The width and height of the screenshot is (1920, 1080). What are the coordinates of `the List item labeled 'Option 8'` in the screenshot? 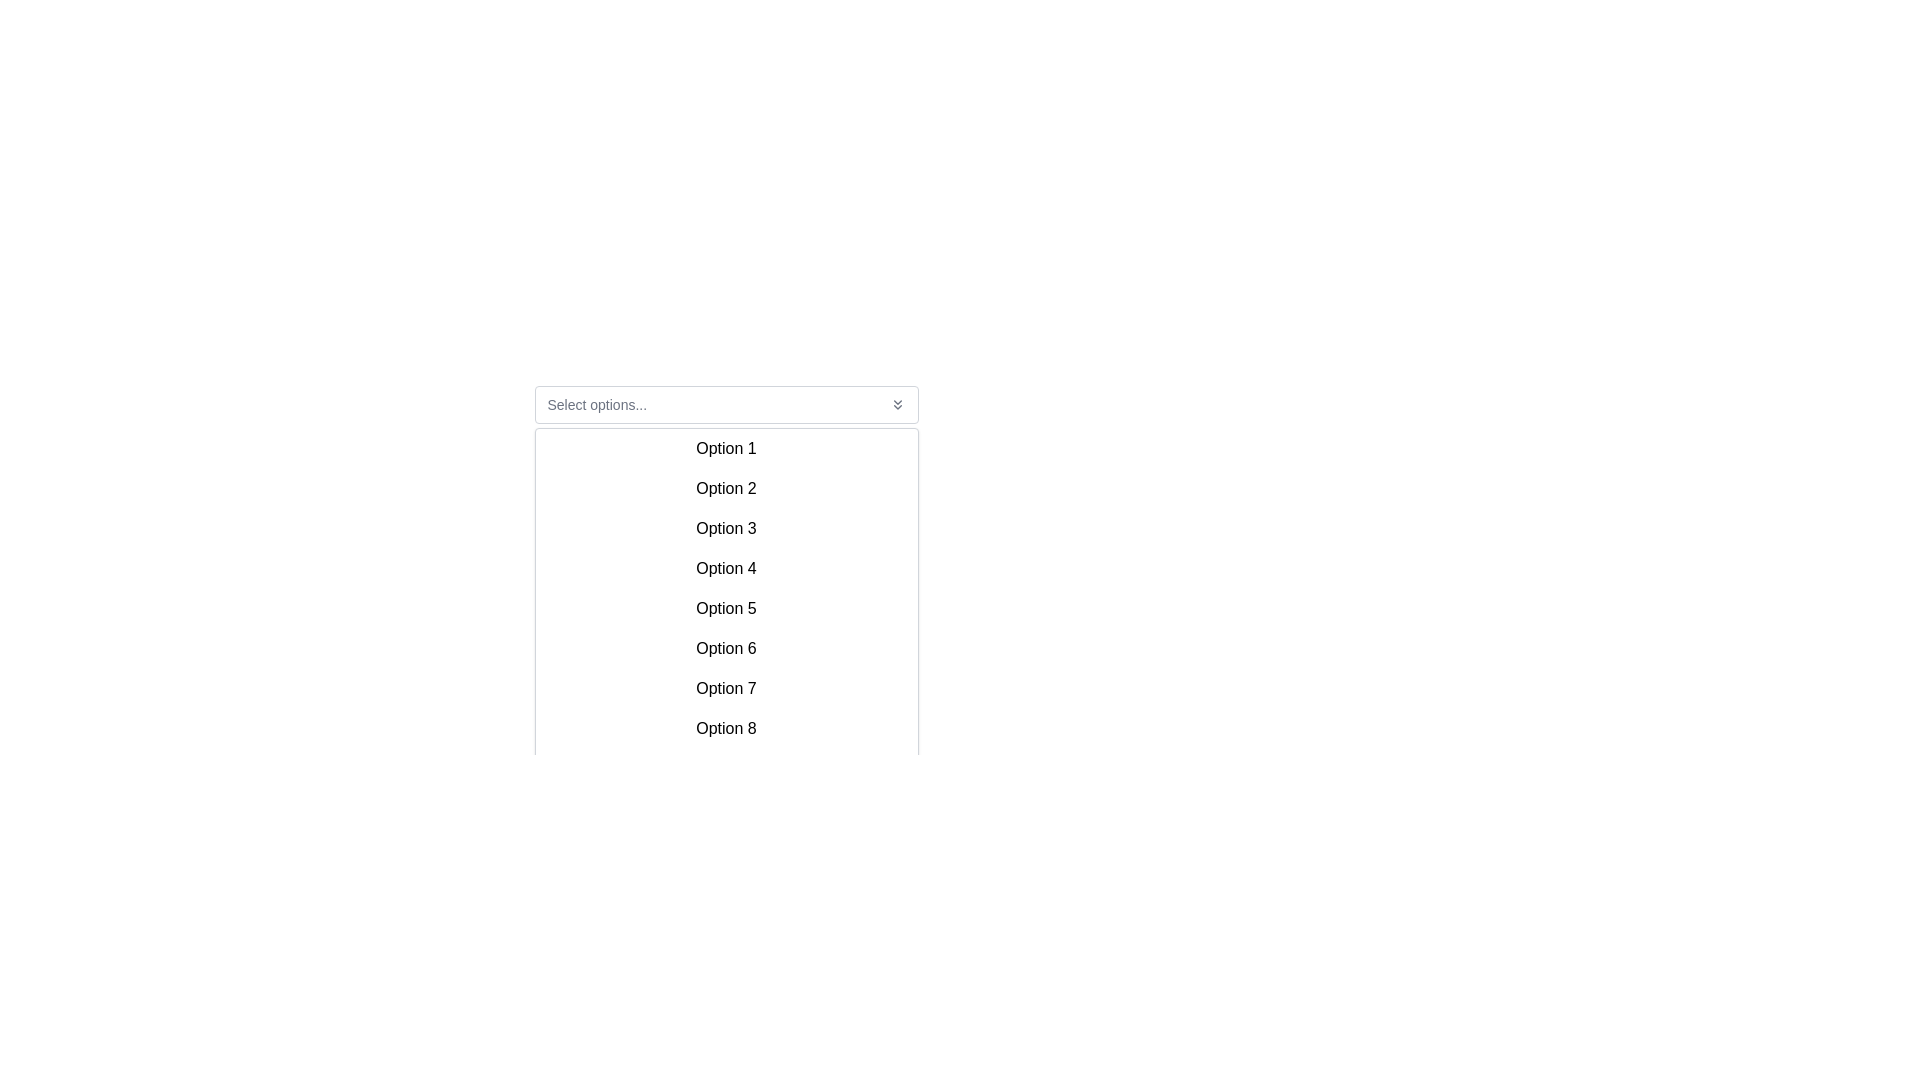 It's located at (725, 729).